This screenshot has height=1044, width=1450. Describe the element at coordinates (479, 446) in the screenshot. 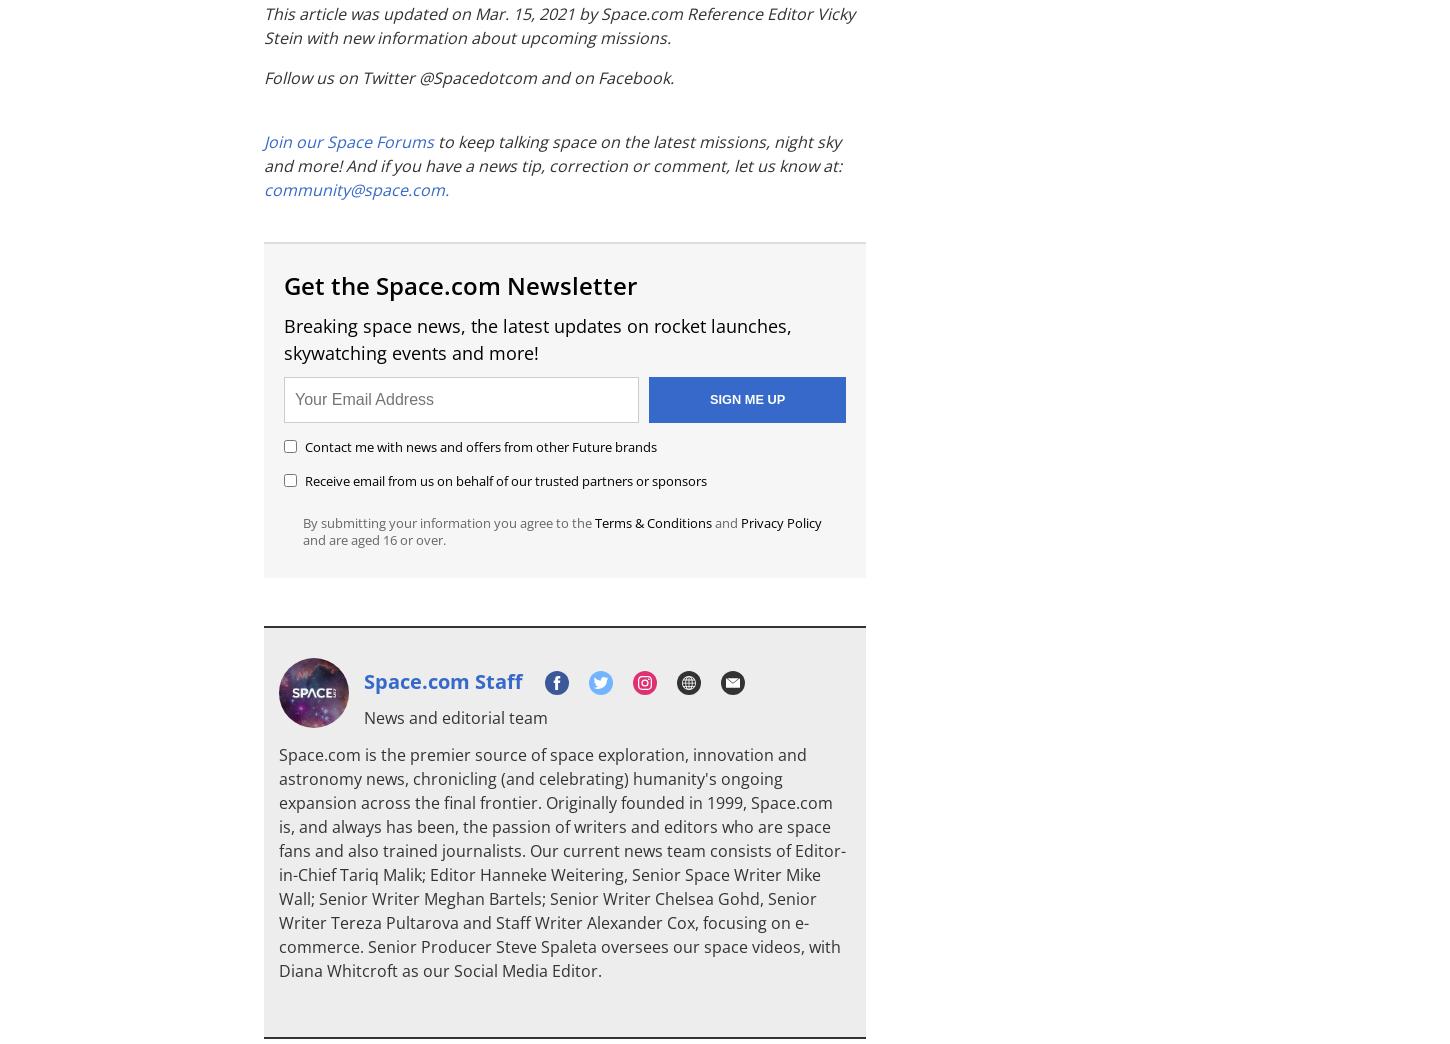

I see `'Contact me with news and offers from other Future brands'` at that location.